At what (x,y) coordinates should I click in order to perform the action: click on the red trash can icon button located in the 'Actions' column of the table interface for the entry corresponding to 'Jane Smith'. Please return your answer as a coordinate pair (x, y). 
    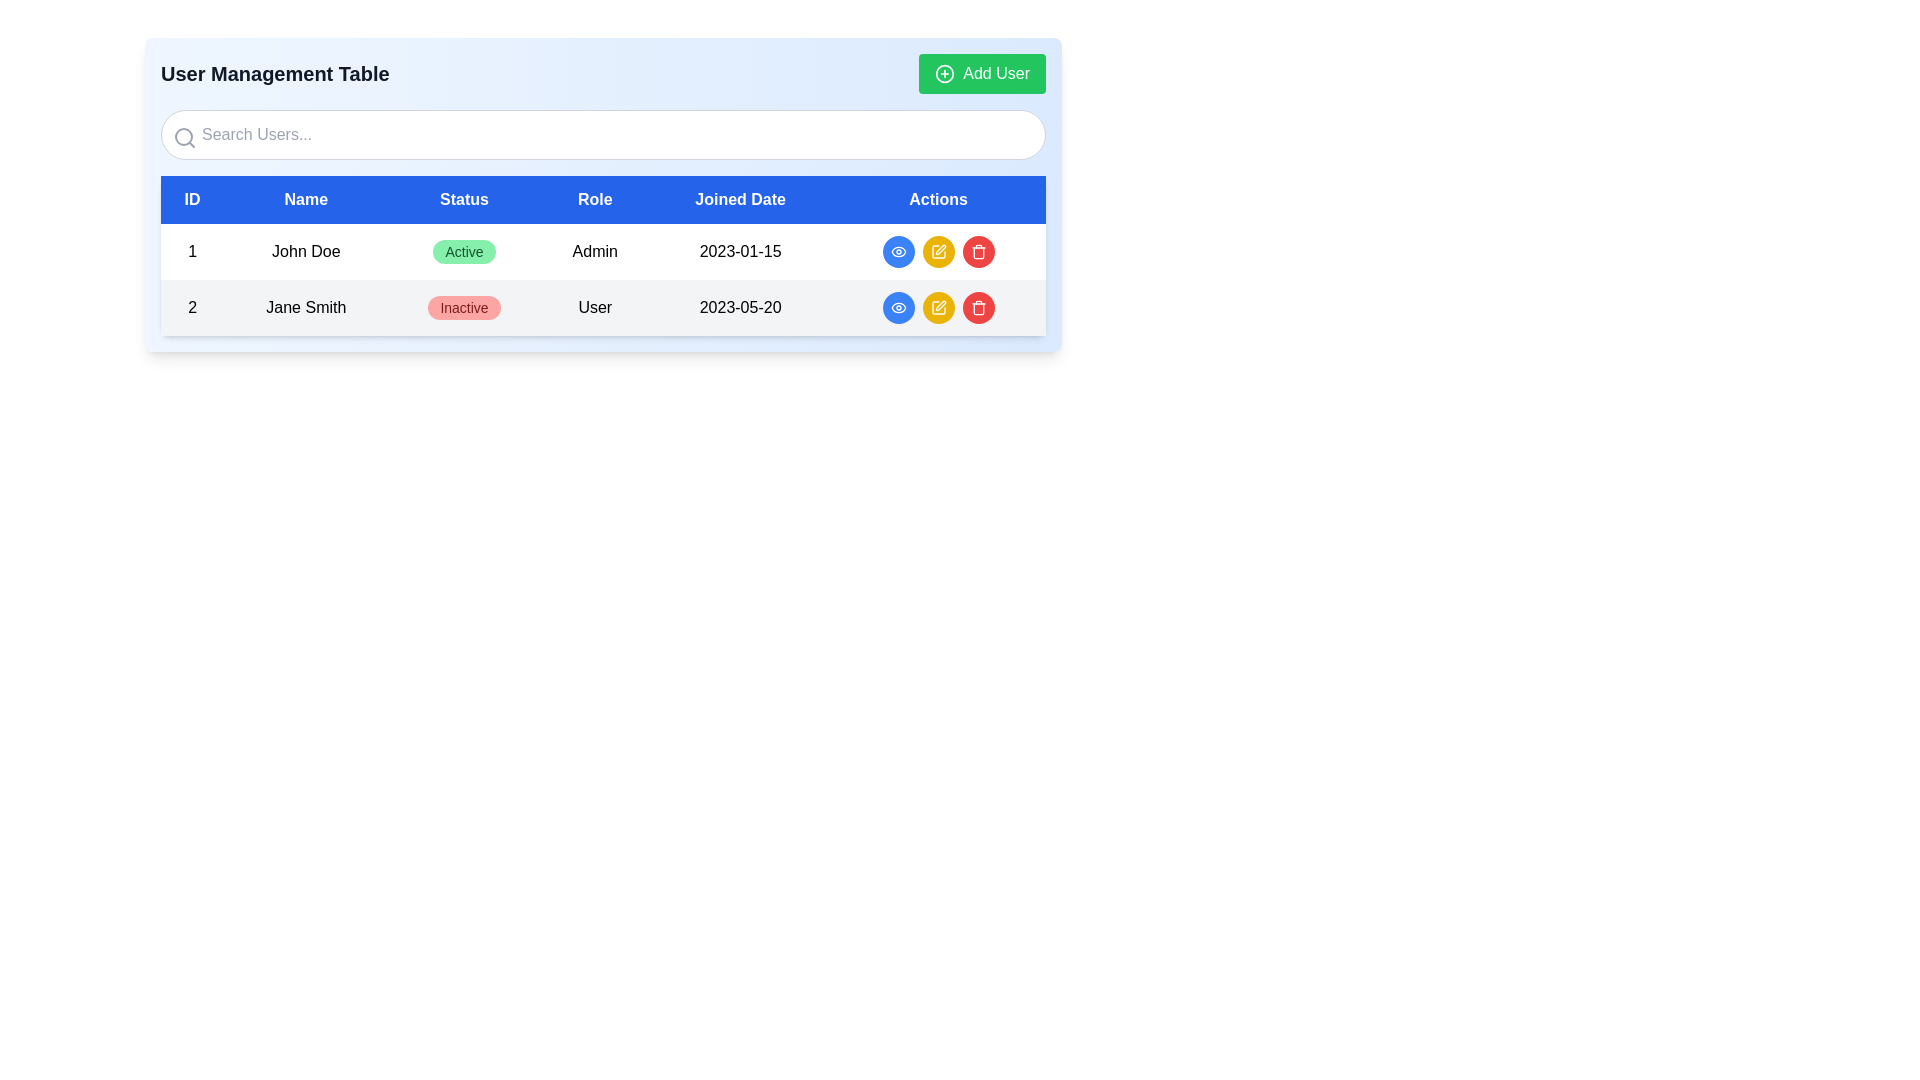
    Looking at the image, I should click on (978, 250).